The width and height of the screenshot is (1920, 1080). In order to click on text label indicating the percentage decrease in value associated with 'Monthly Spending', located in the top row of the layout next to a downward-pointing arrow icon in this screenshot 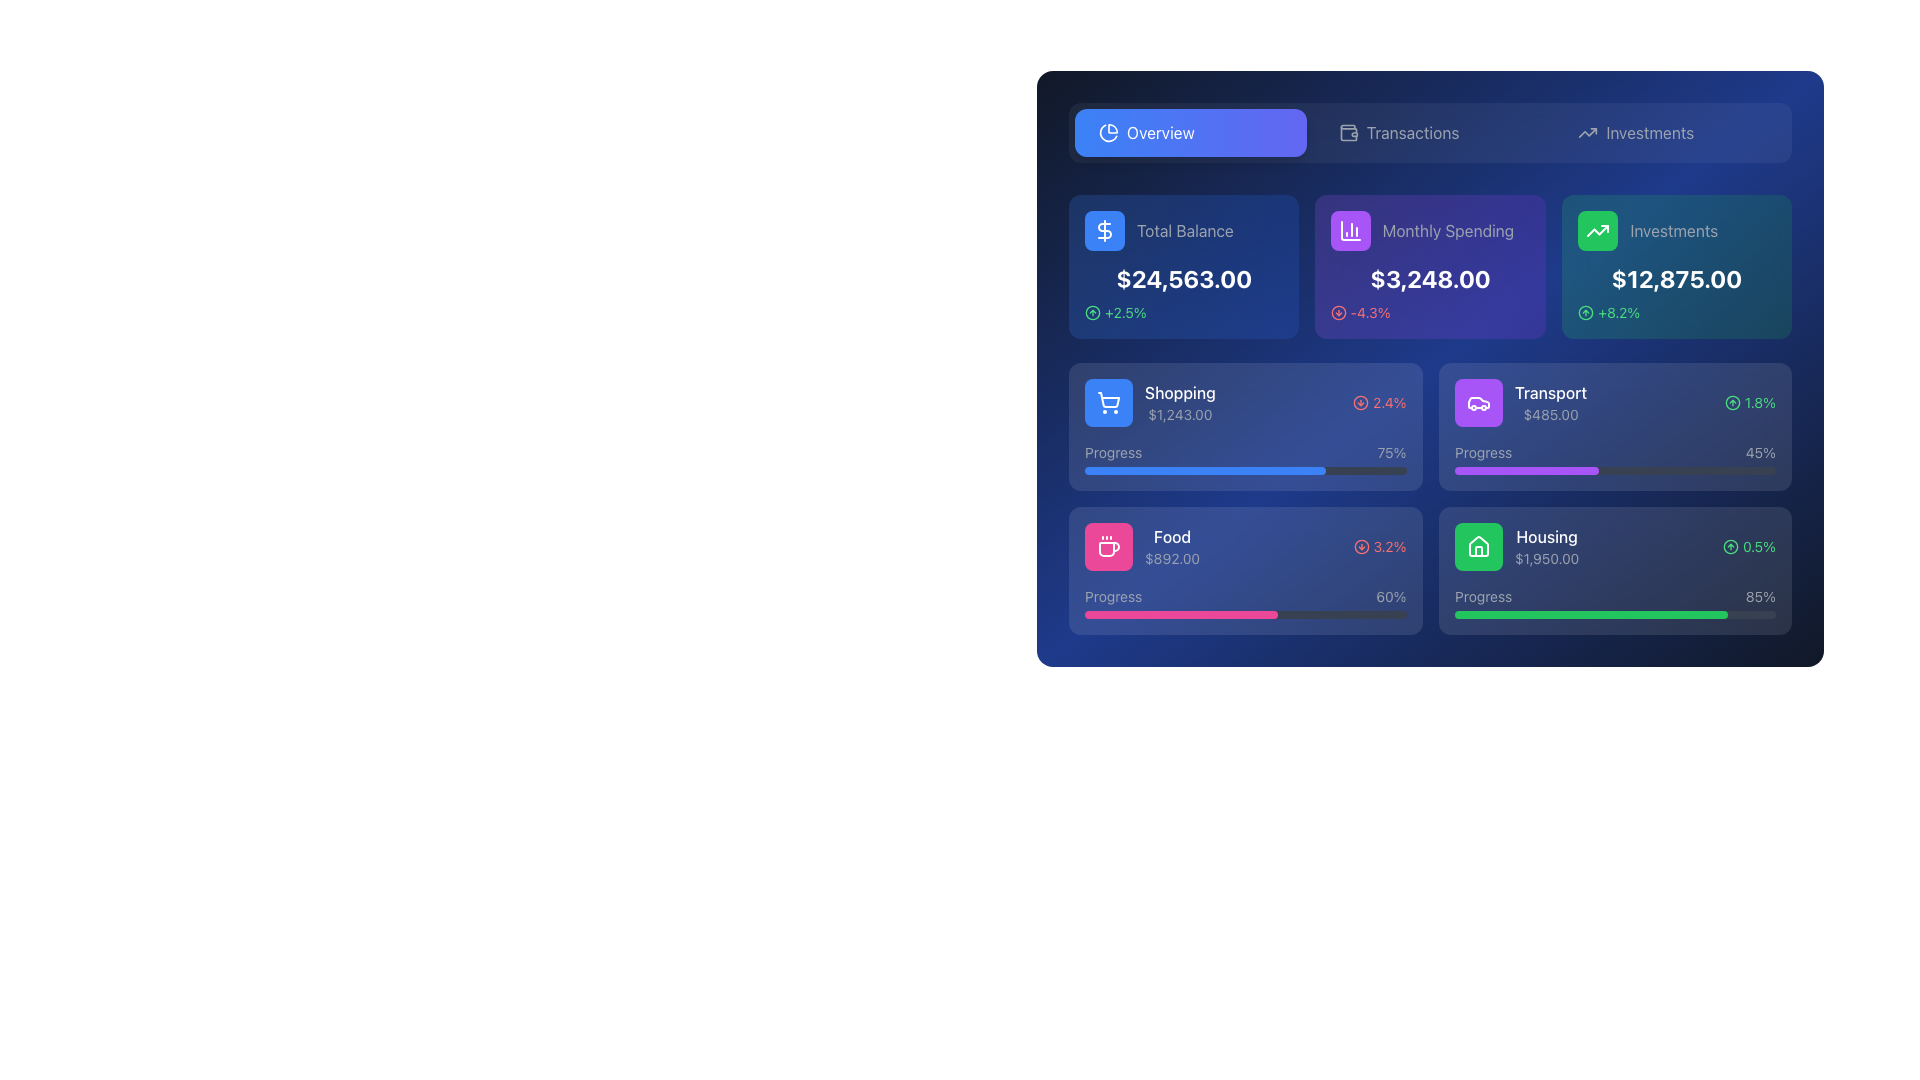, I will do `click(1370, 312)`.